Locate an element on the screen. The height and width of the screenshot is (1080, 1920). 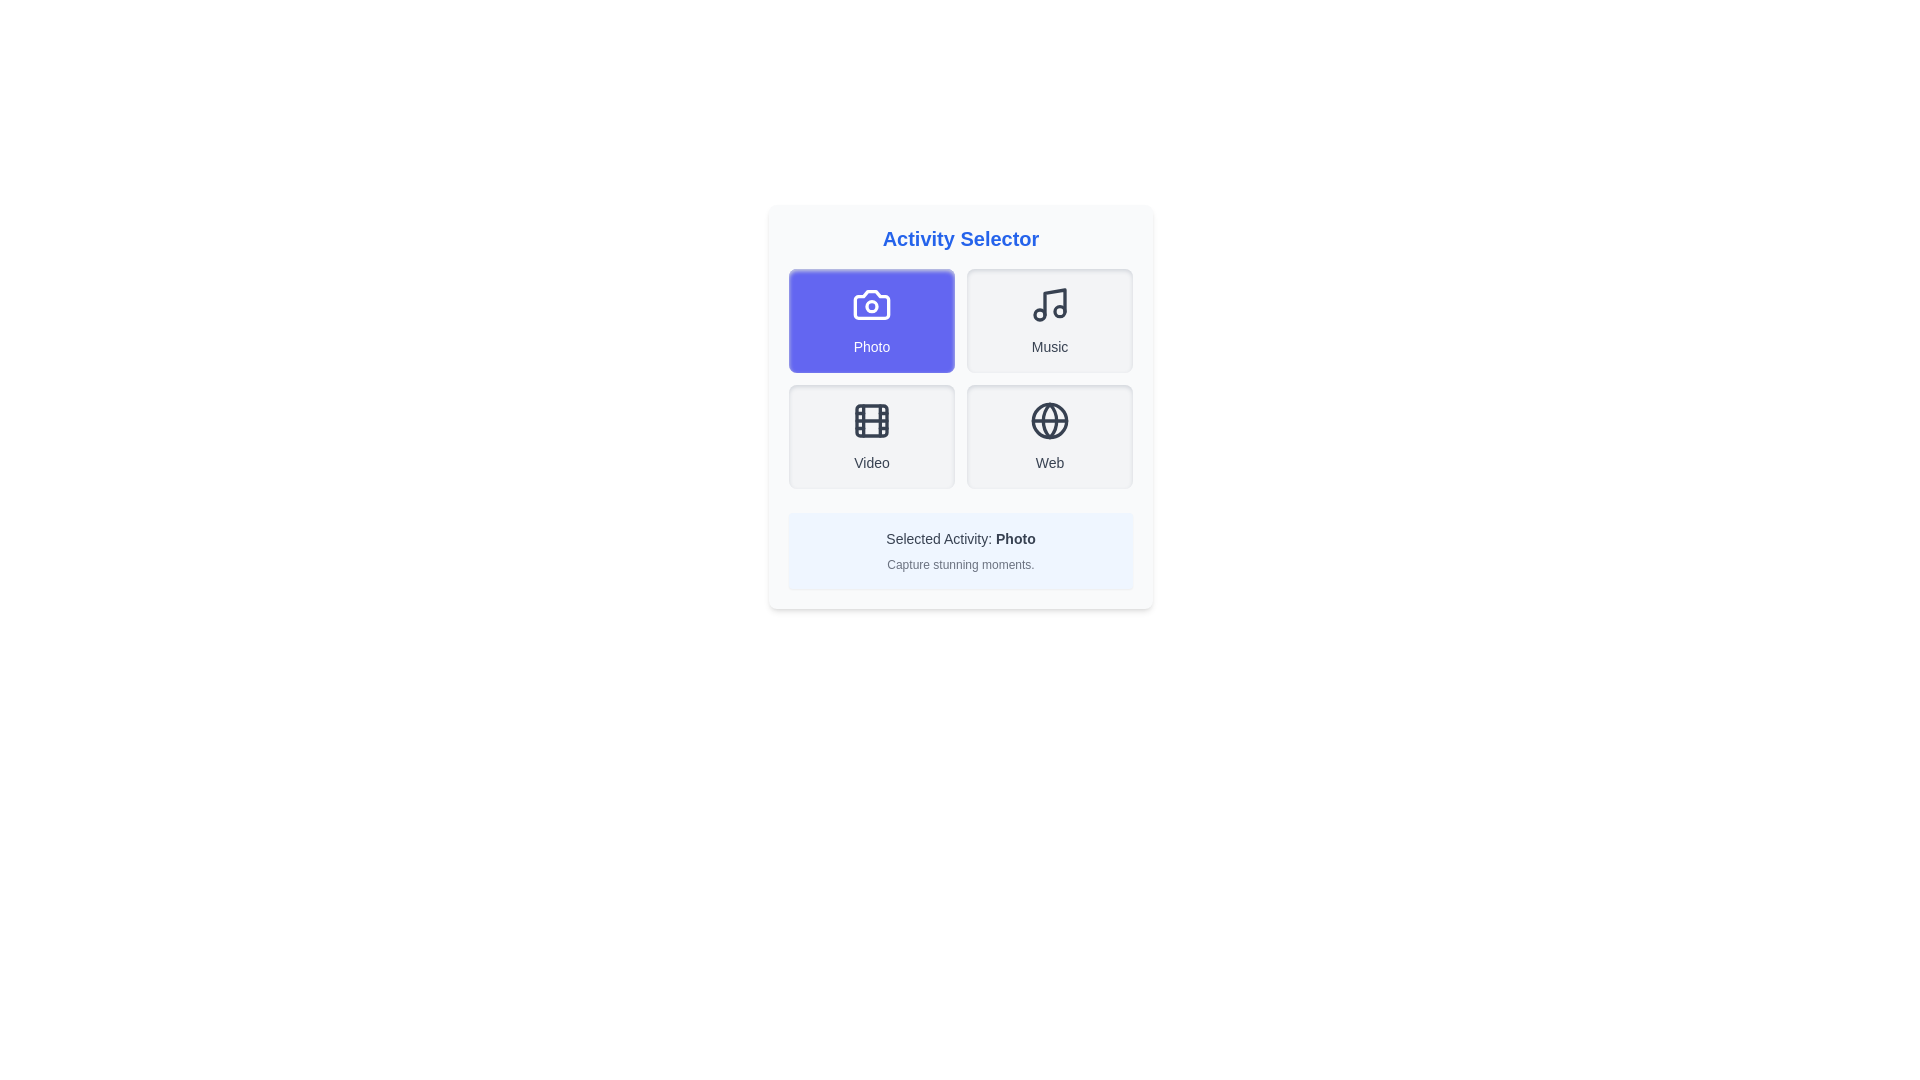
the button in the first row and second column of the grid is located at coordinates (1049, 319).